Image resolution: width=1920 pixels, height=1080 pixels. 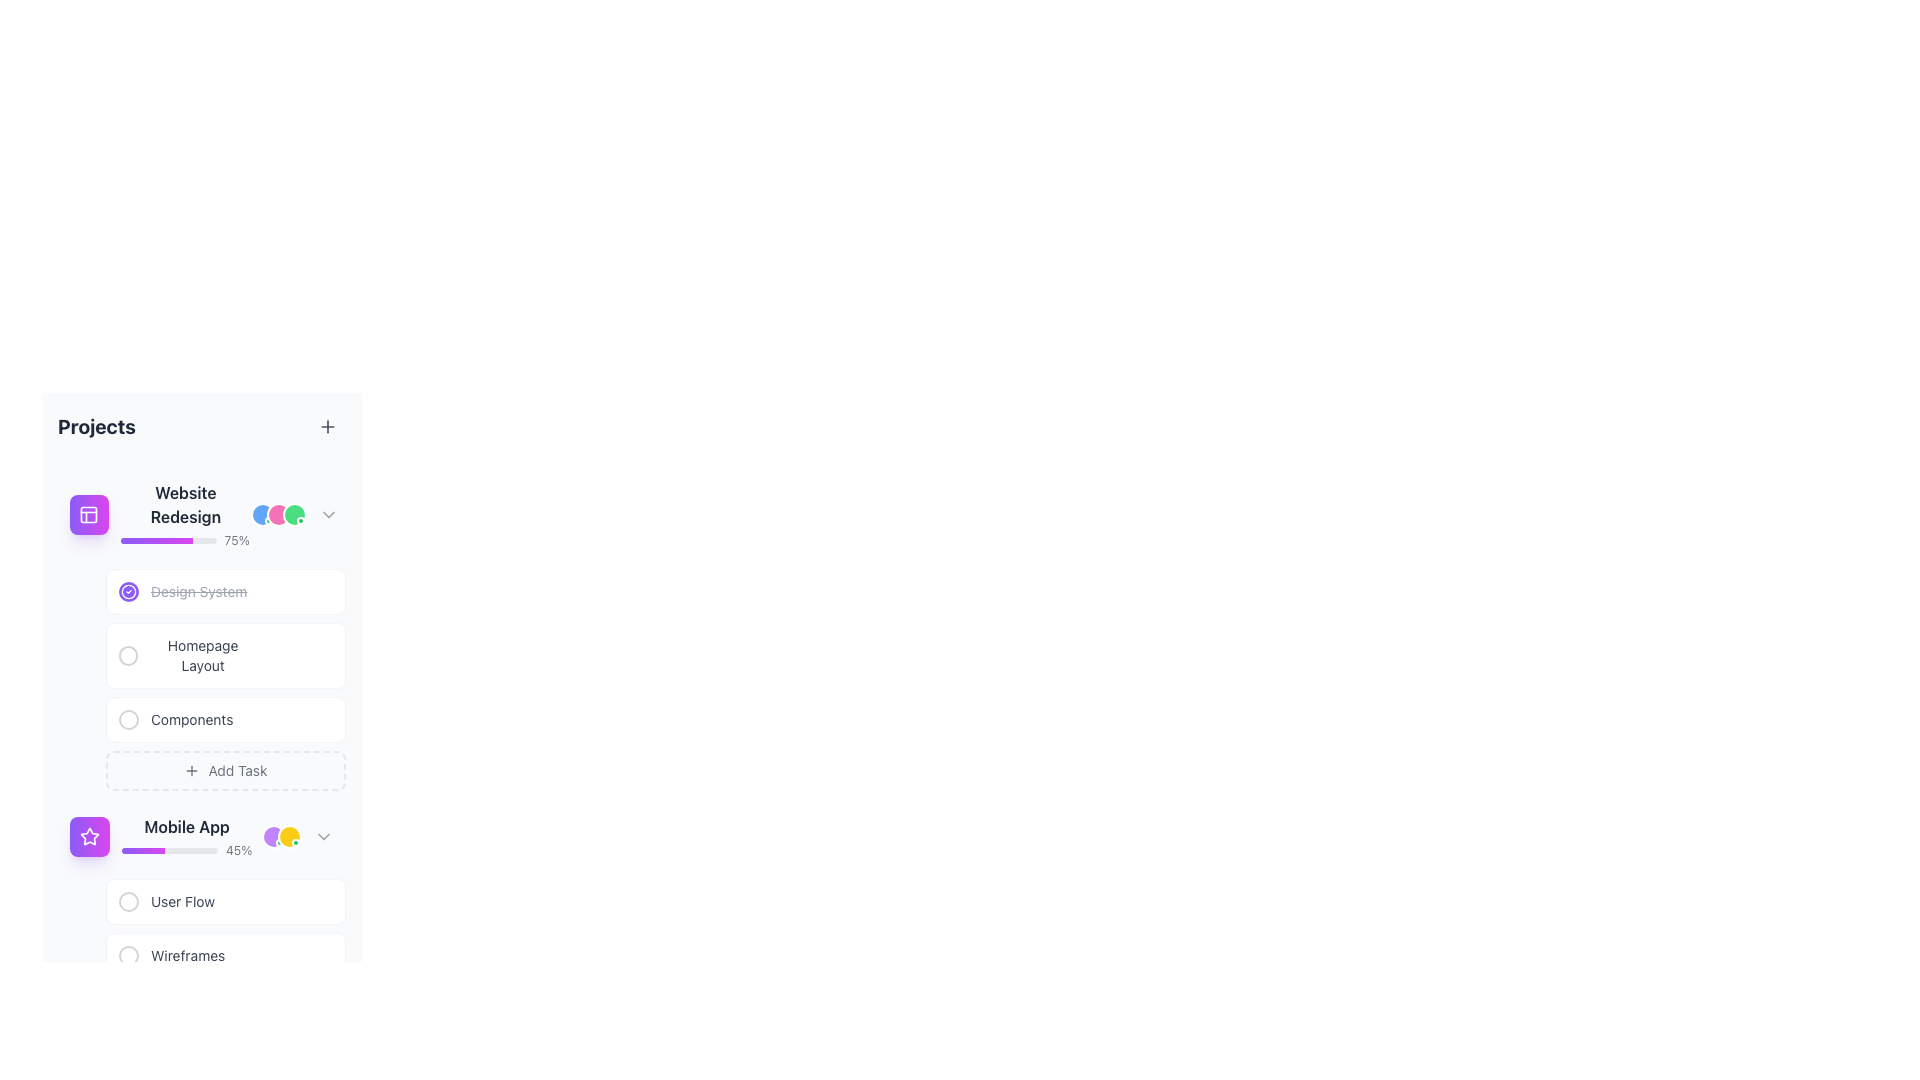 What do you see at coordinates (201, 628) in the screenshot?
I see `the list item element titled 'Homepage Layout'` at bounding box center [201, 628].